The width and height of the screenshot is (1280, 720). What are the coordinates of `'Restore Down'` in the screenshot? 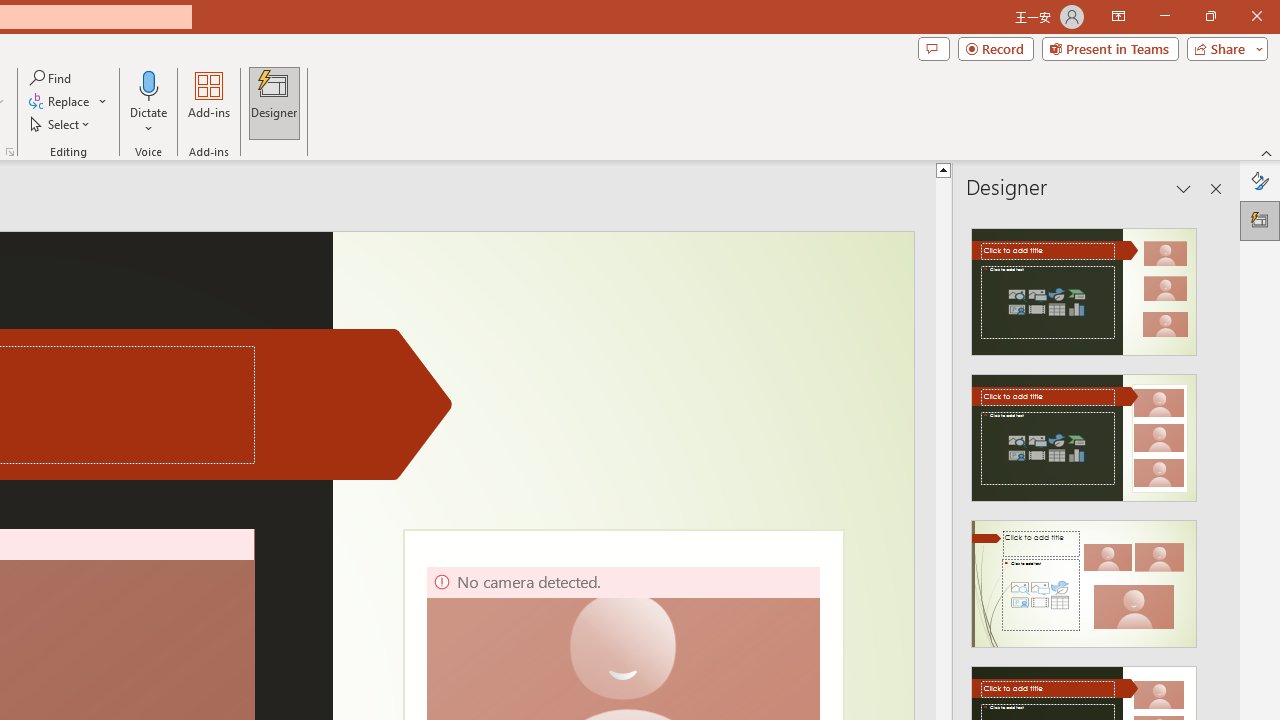 It's located at (1209, 16).